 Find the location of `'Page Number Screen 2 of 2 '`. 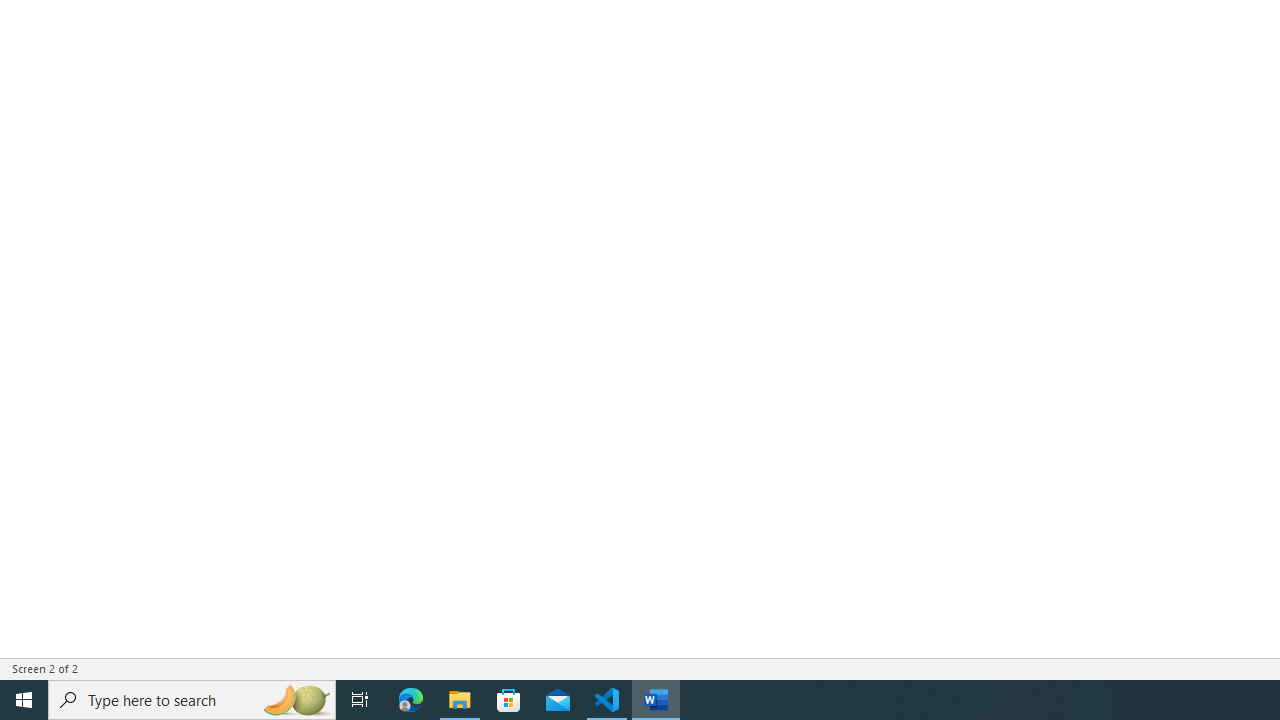

'Page Number Screen 2 of 2 ' is located at coordinates (52, 669).